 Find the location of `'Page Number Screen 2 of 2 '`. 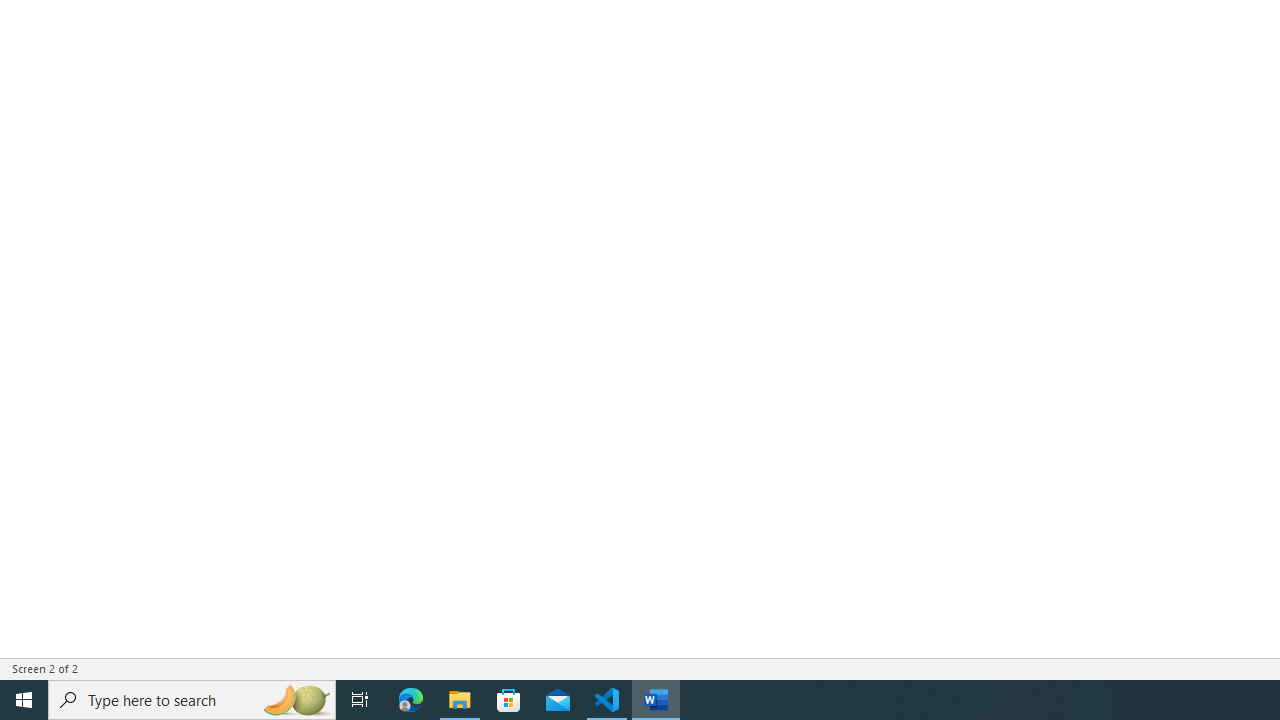

'Page Number Screen 2 of 2 ' is located at coordinates (52, 669).